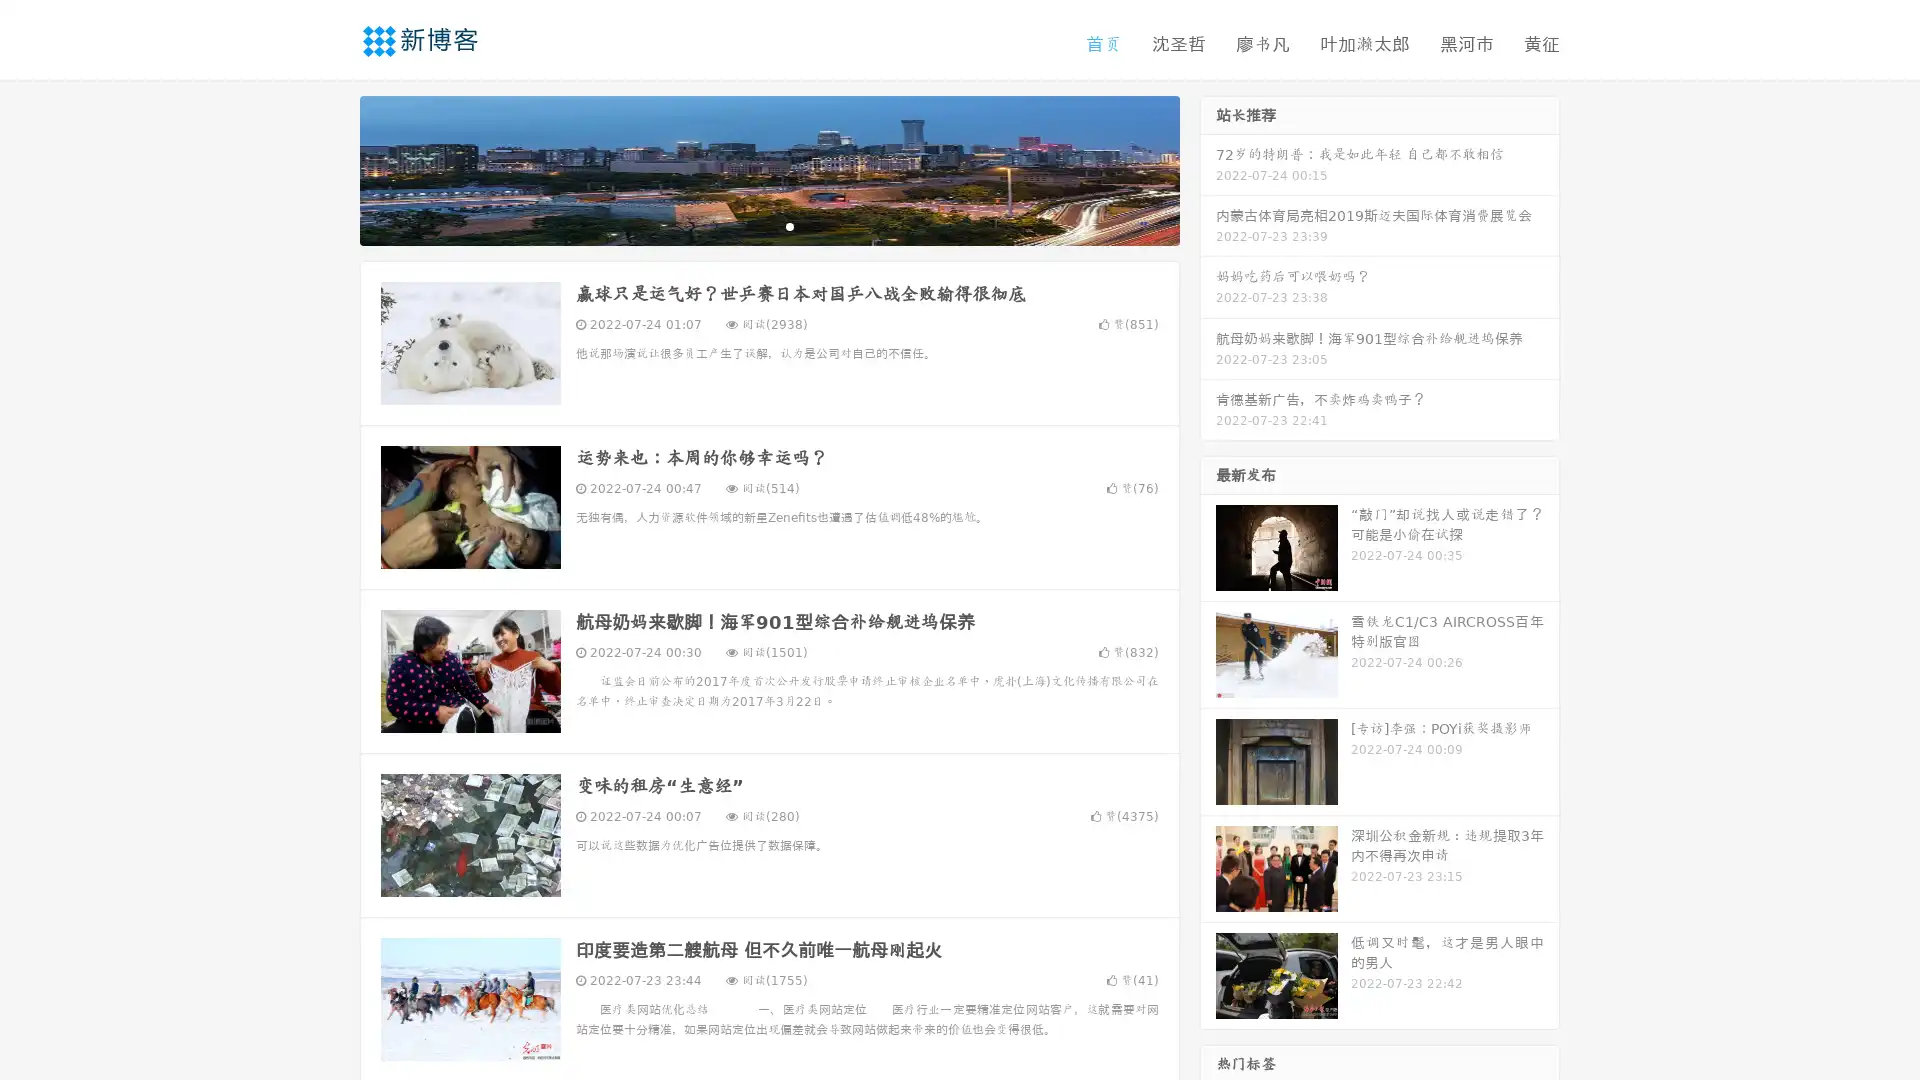 The width and height of the screenshot is (1920, 1080). Describe the element at coordinates (748, 225) in the screenshot. I see `Go to slide 1` at that location.